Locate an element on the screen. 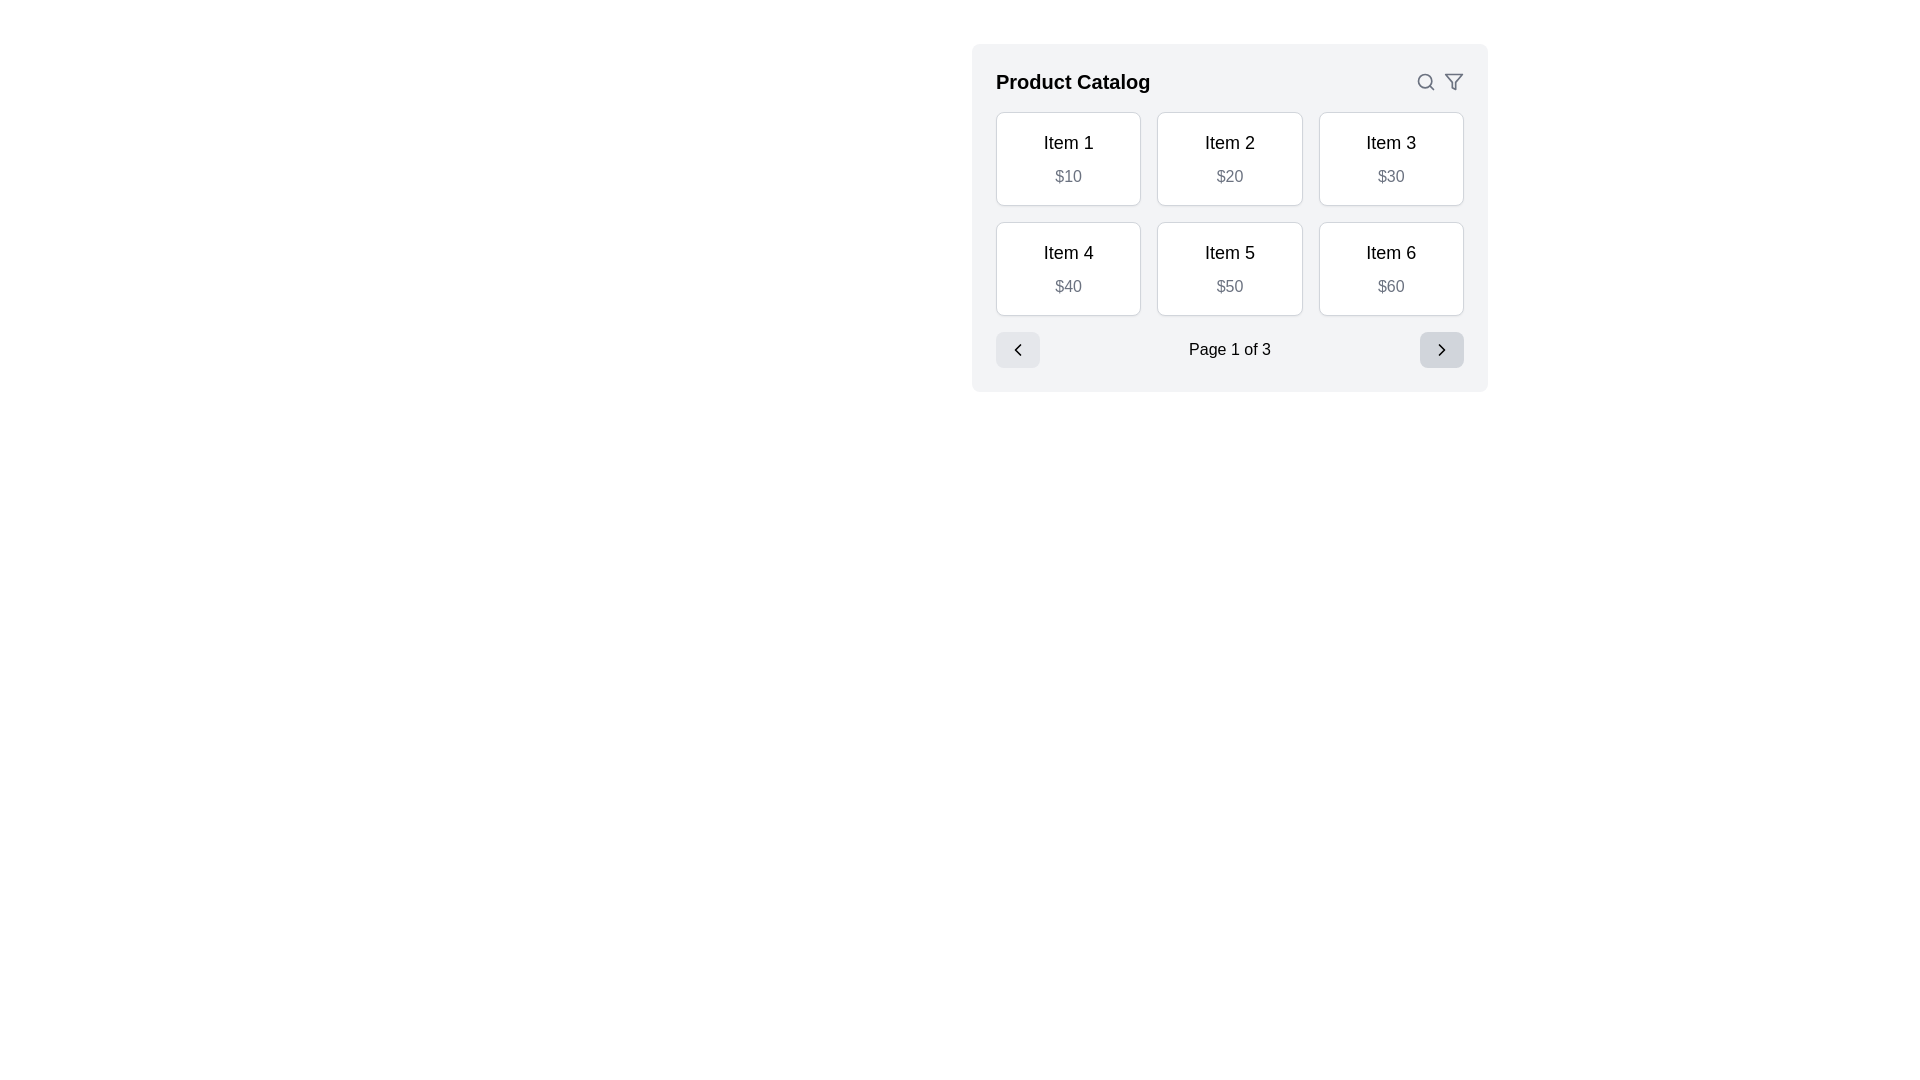 Image resolution: width=1920 pixels, height=1080 pixels. the Display Tile card with the title 'Item 4' and the price '$40', which is located in the second row and first column of the Product Catalog grid is located at coordinates (1067, 268).